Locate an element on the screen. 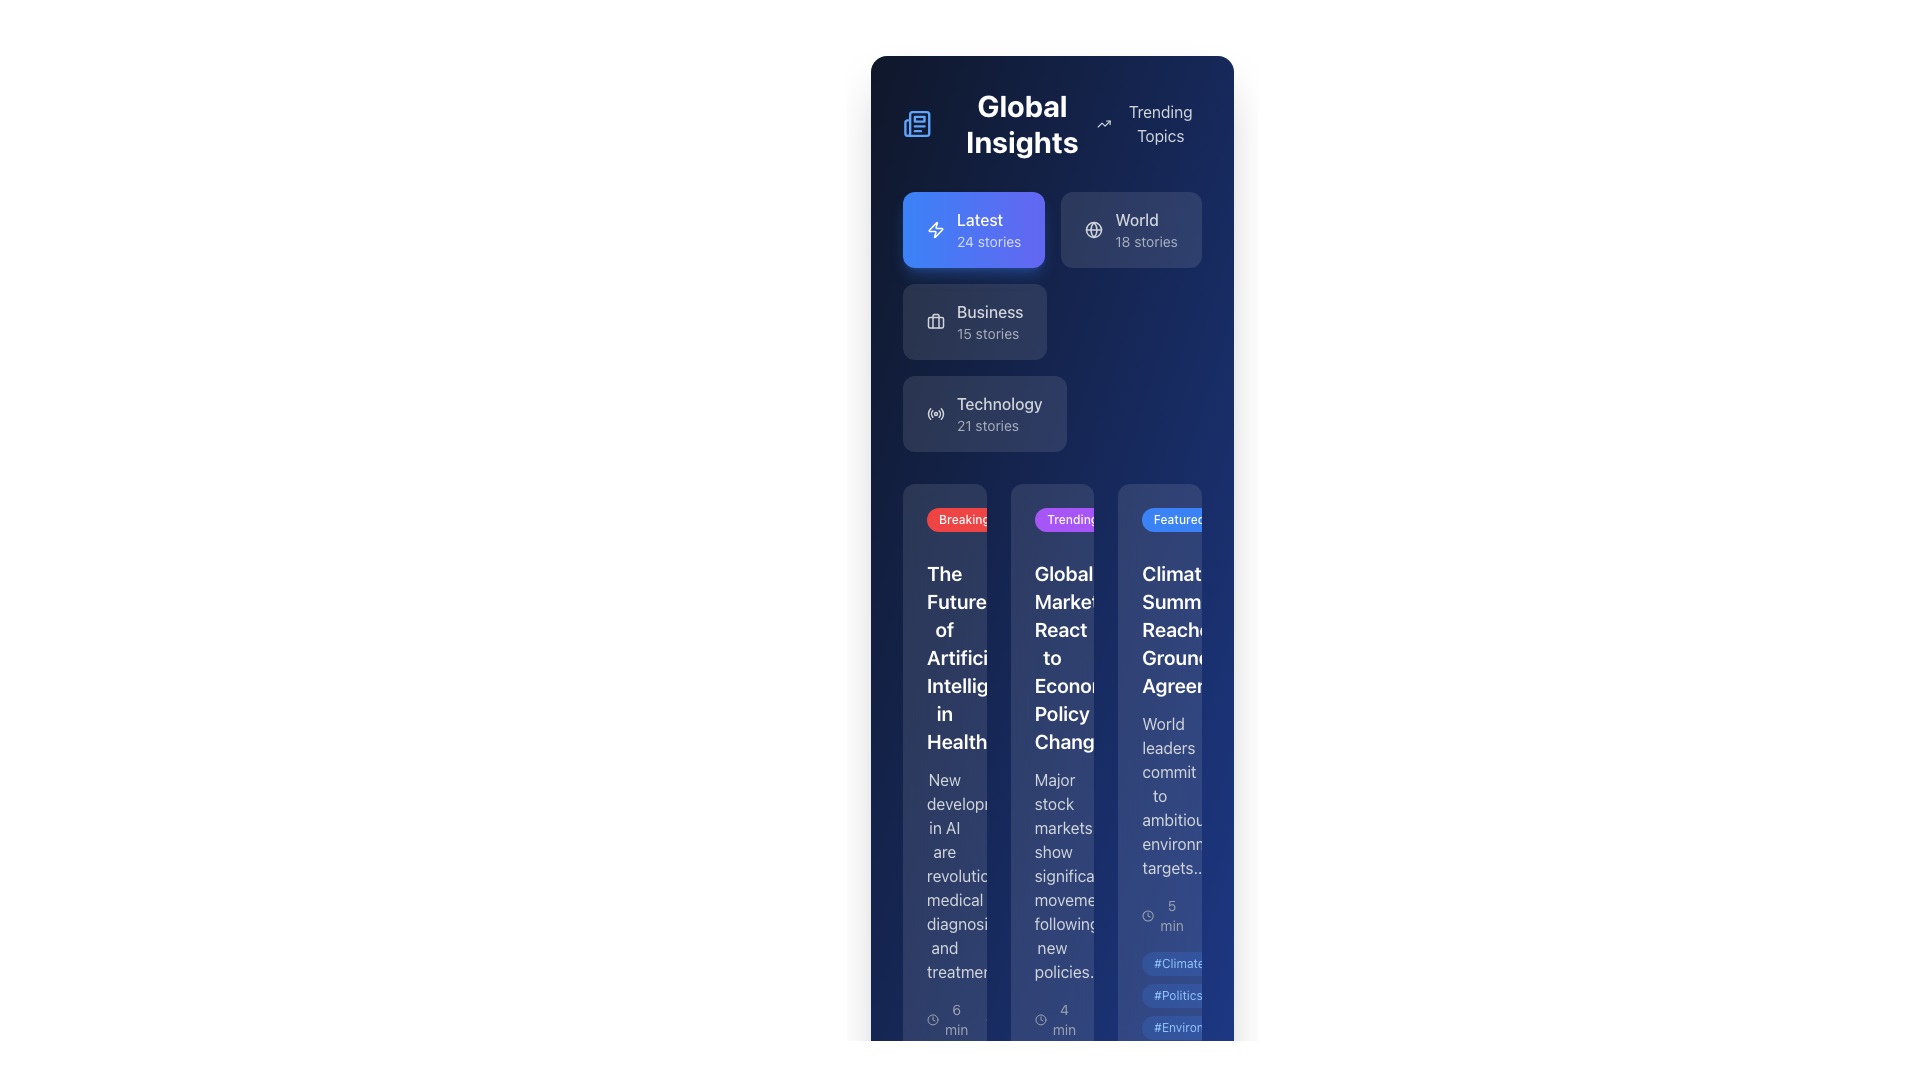 This screenshot has height=1080, width=1920. the 'World' card button, which has a dark blue background, a globe icon, and displays 'World' in white bold text with '18 stories' underneath is located at coordinates (1131, 229).